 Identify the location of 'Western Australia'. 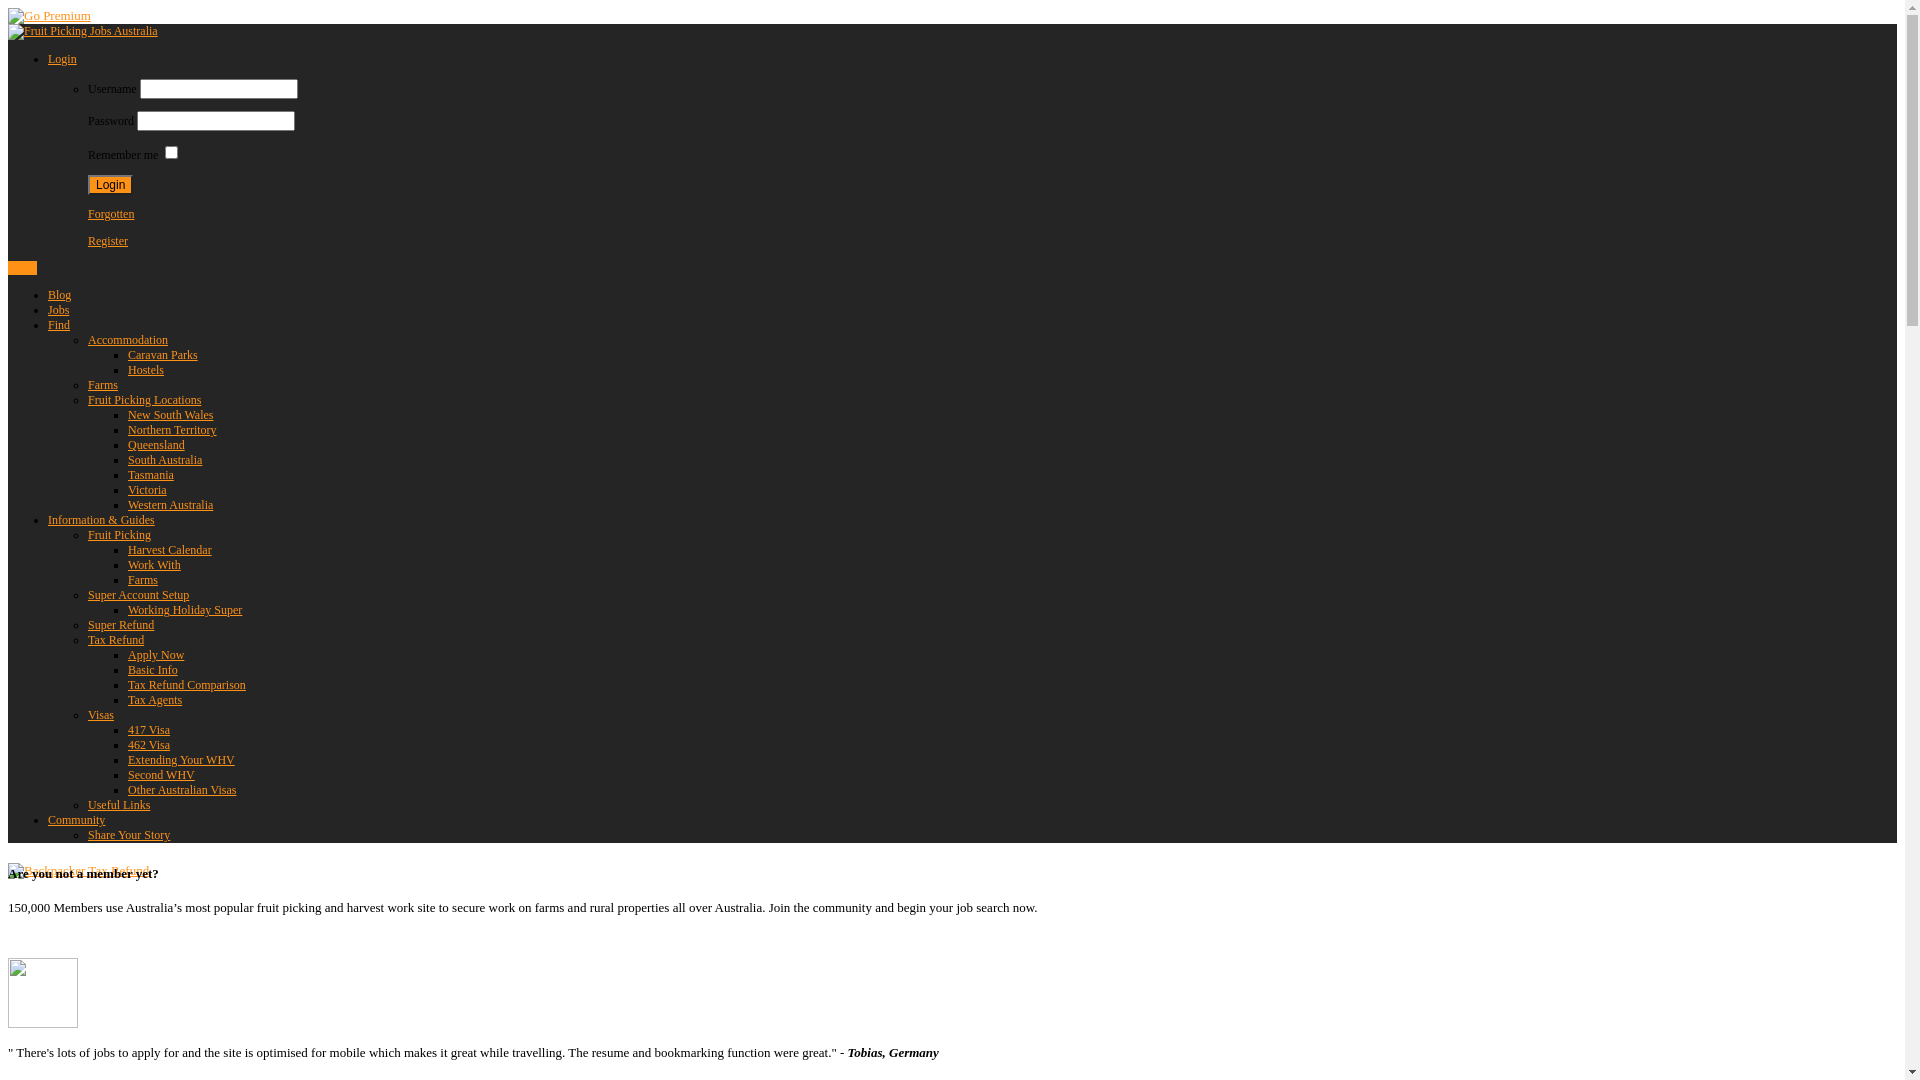
(170, 504).